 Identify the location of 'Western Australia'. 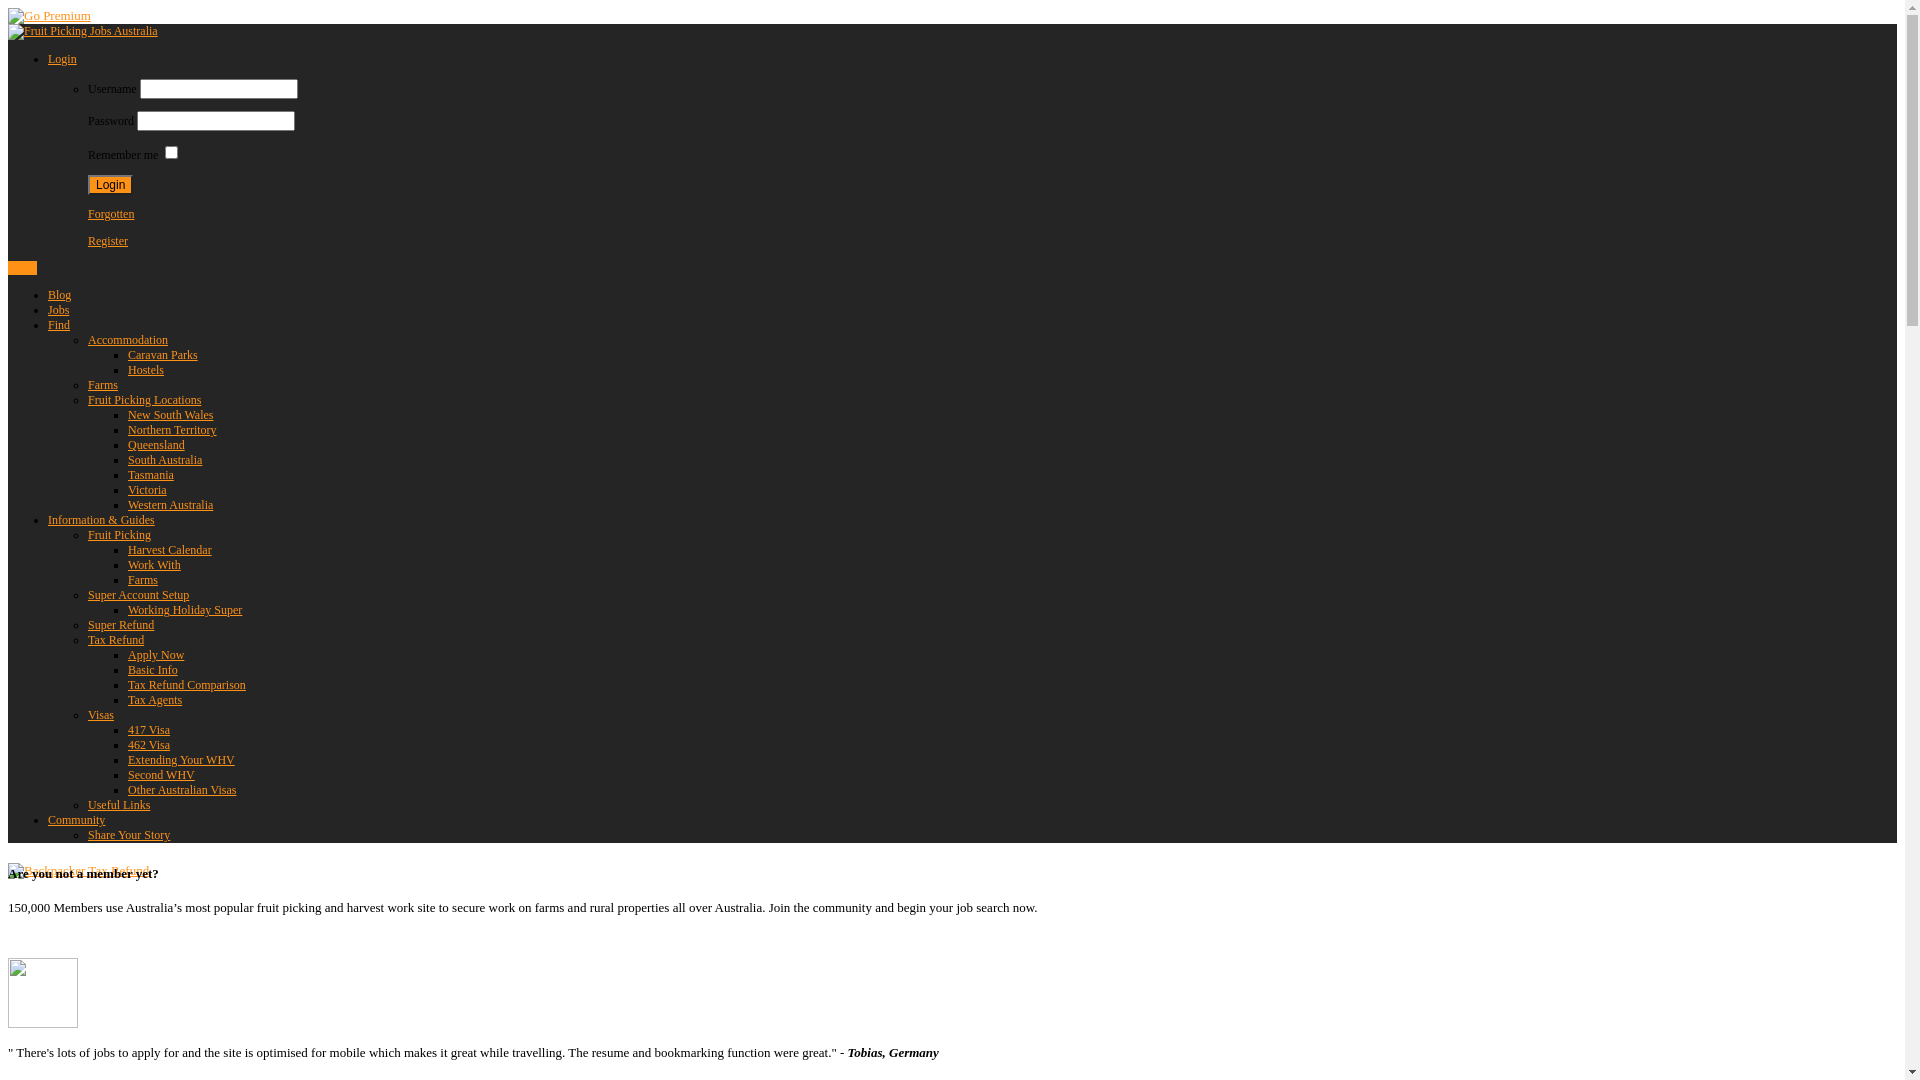
(170, 504).